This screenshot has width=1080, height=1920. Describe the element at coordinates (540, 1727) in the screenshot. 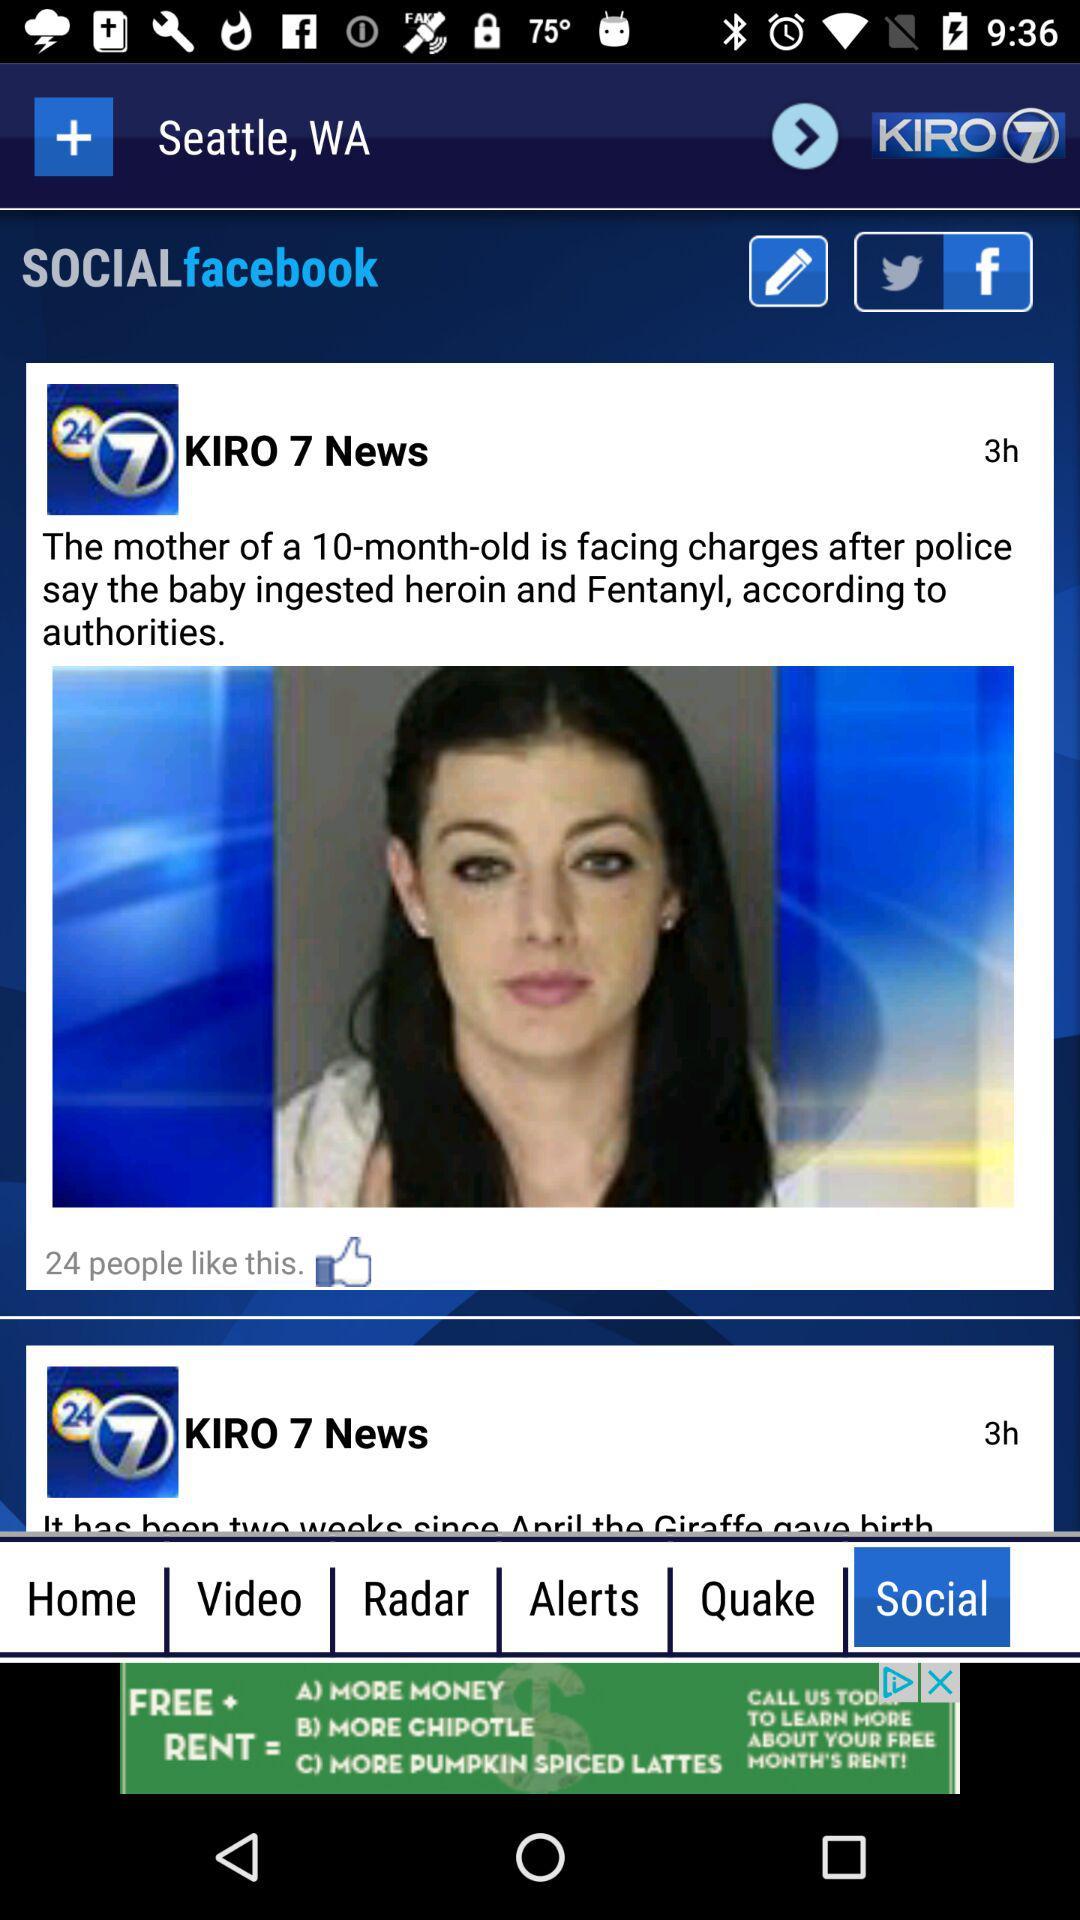

I see `advertisement banner` at that location.